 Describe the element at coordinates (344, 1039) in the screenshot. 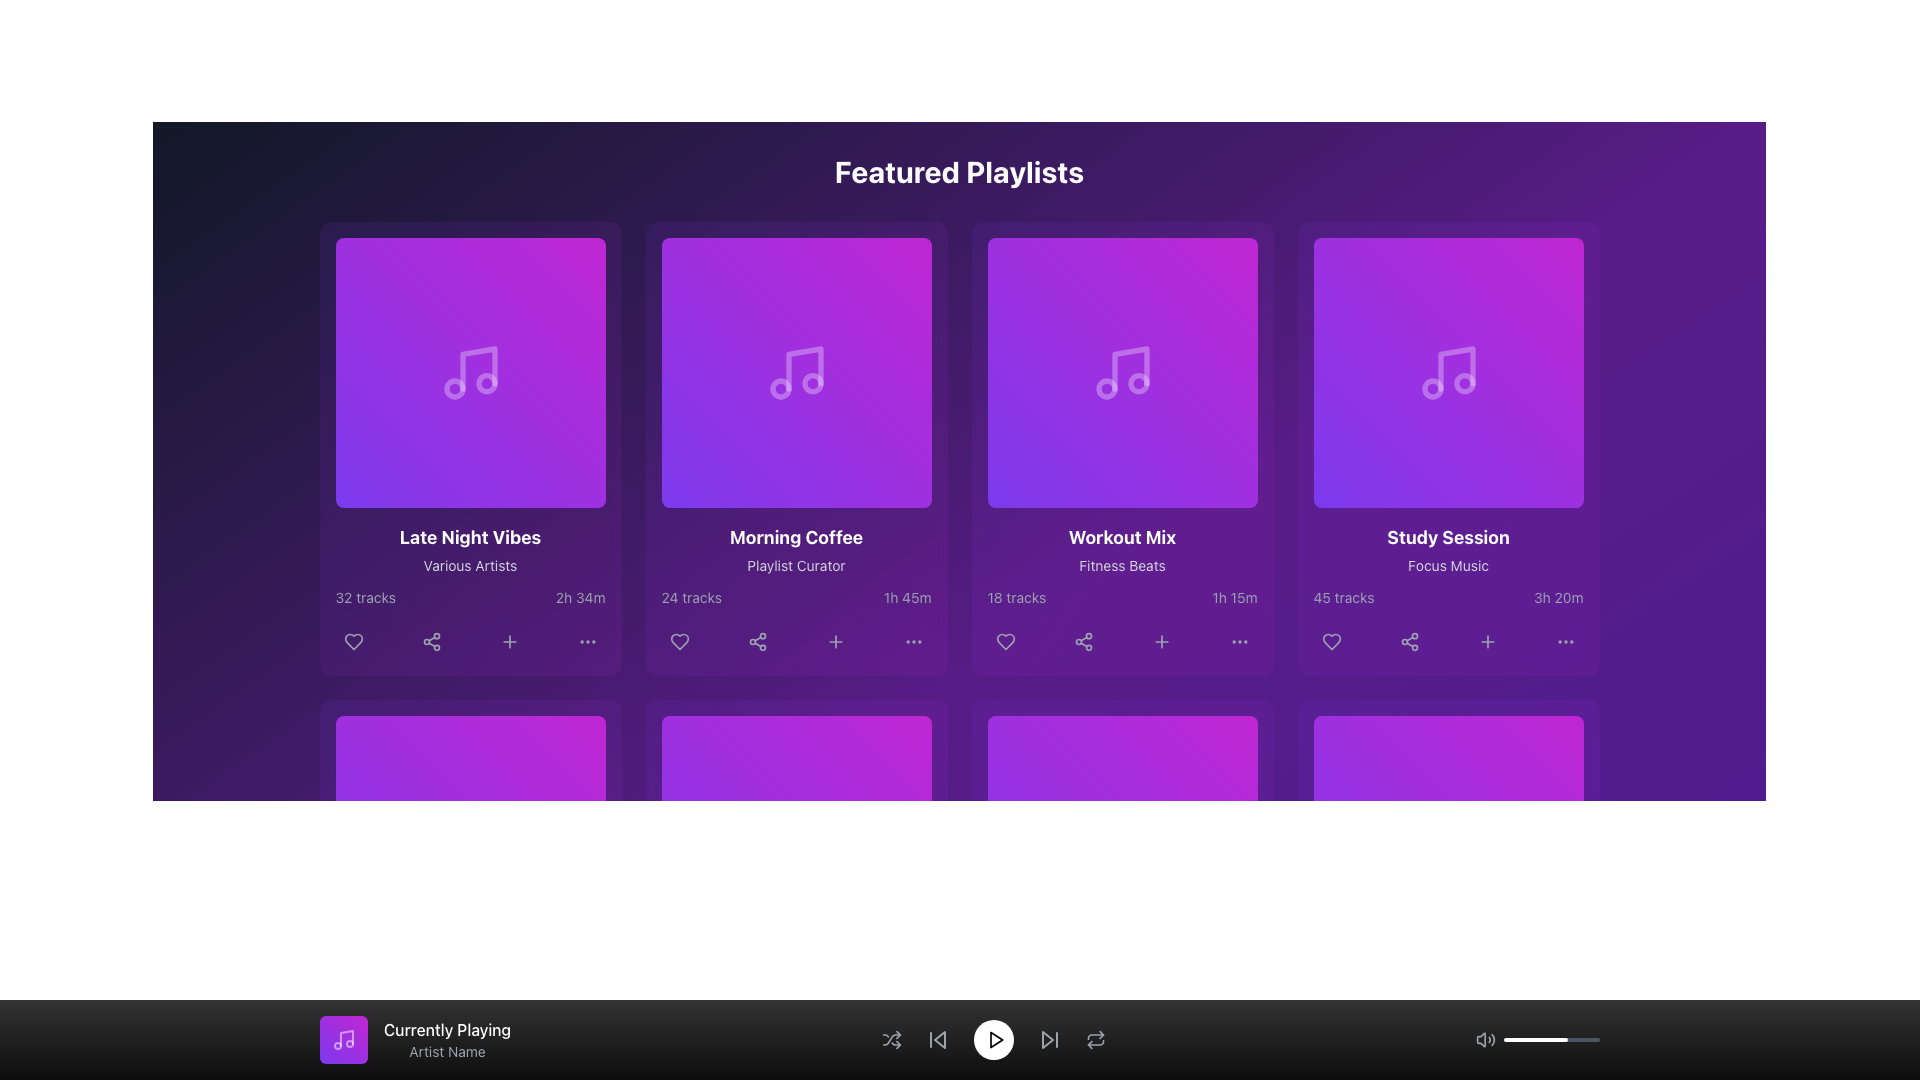

I see `the button that represents the currently playing track or media` at that location.